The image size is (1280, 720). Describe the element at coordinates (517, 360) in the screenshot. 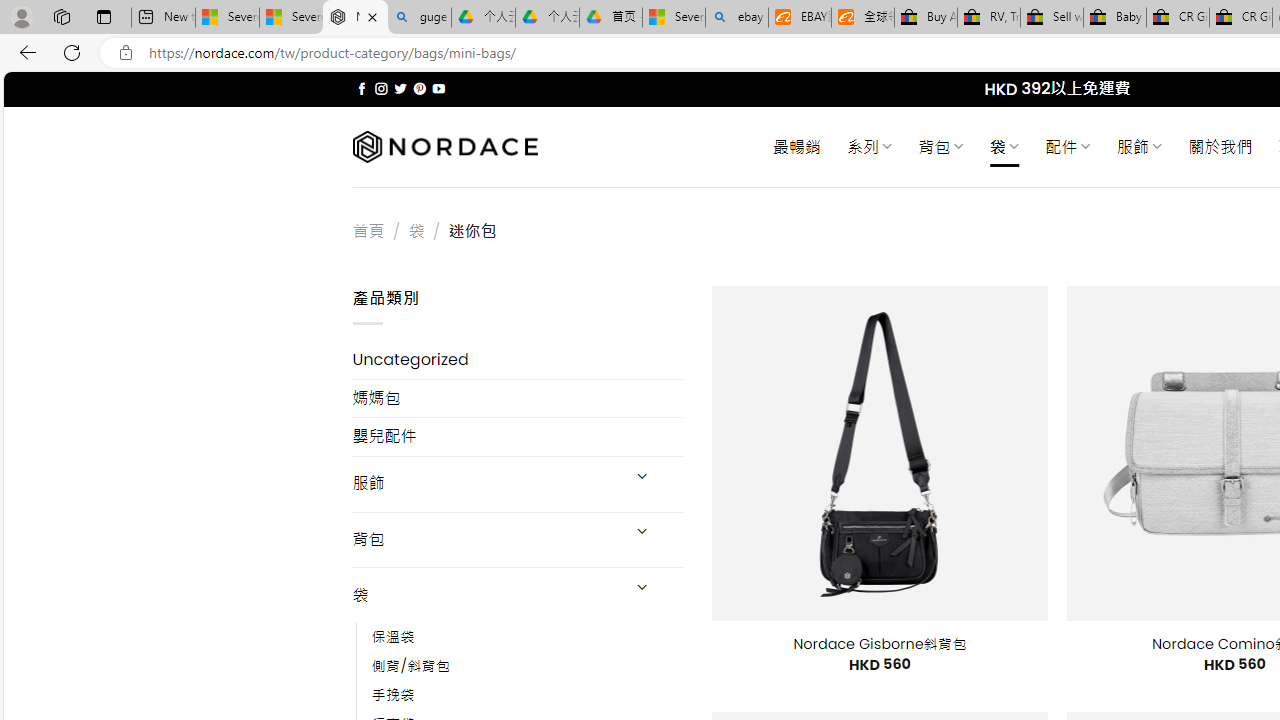

I see `'Uncategorized'` at that location.